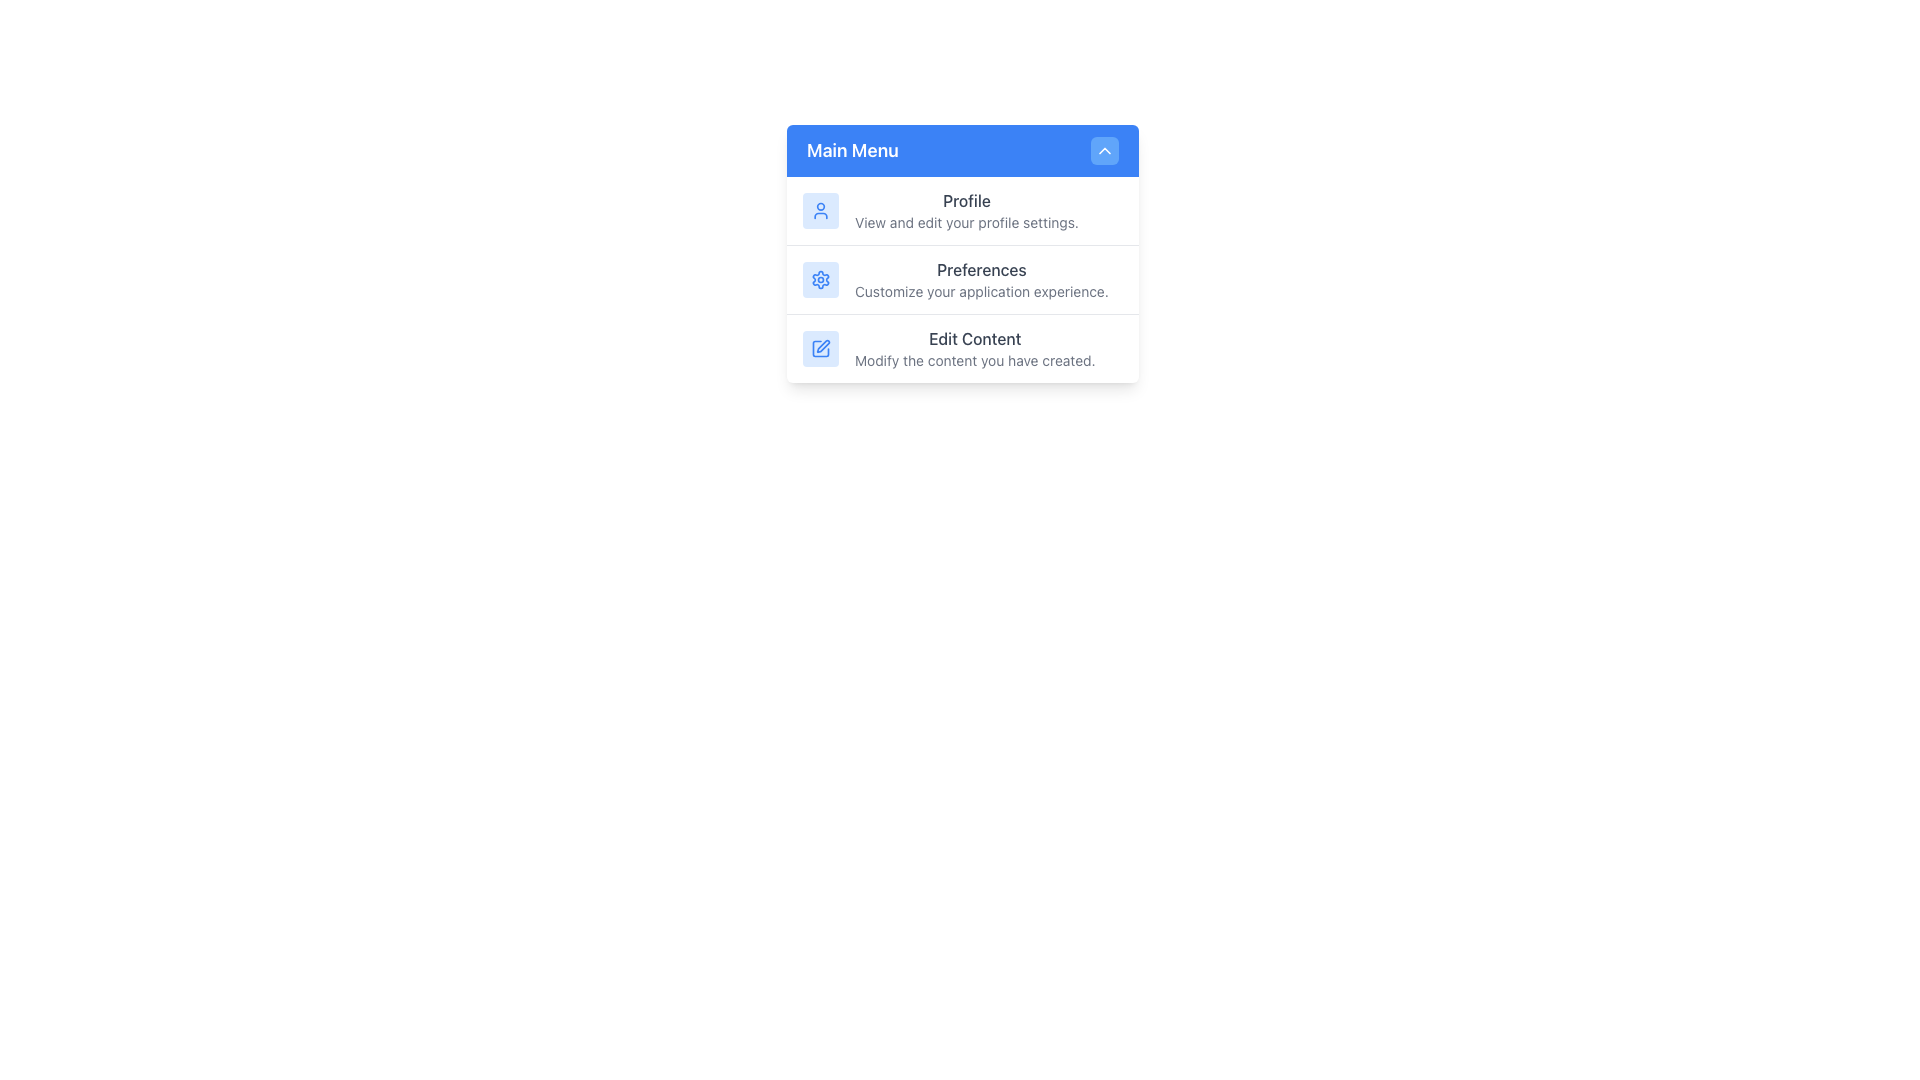 This screenshot has height=1080, width=1920. What do you see at coordinates (966, 200) in the screenshot?
I see `the 'Profile' section text label, which is positioned at the top of the menu list below the 'Main Menu' header` at bounding box center [966, 200].